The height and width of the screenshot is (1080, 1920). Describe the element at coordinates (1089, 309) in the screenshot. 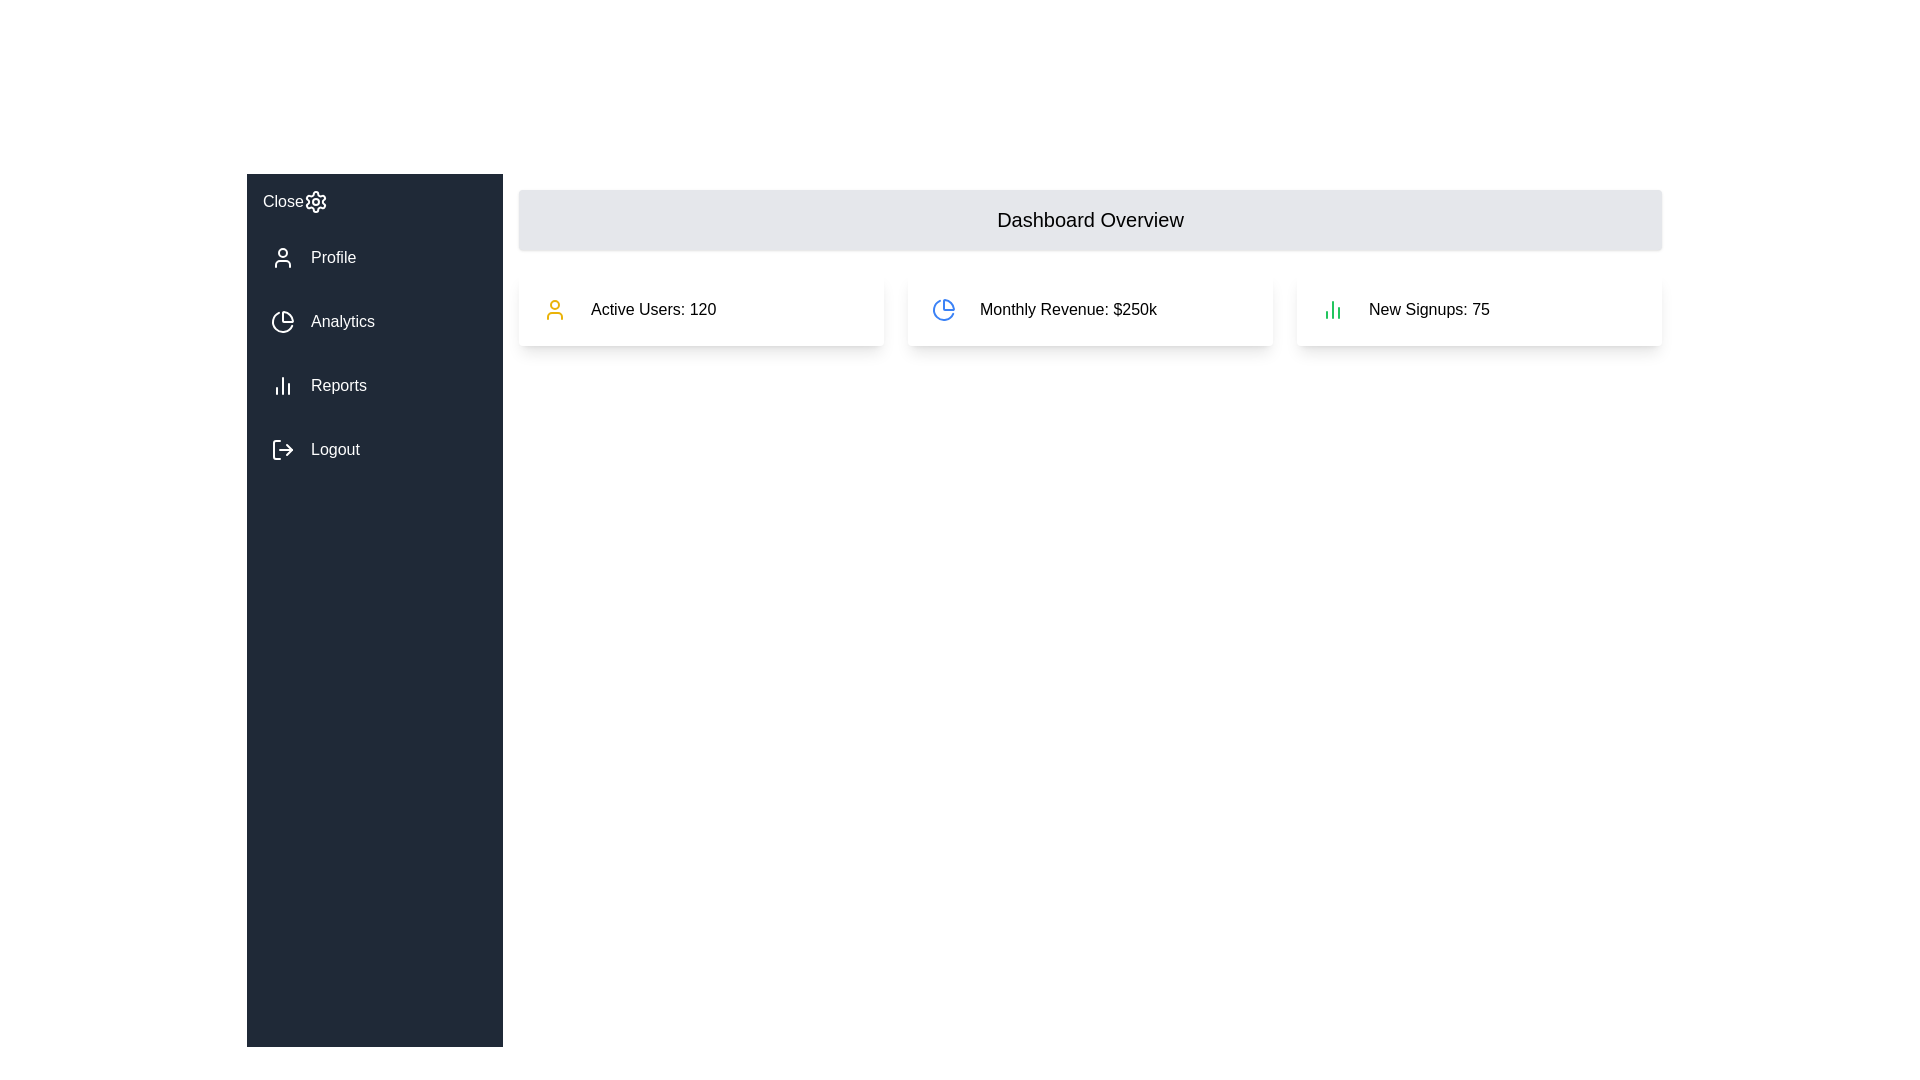

I see `the Information Card that displays the monthly revenue metric, which is located in the second column of a three-column grid layout, positioned between 'Active Users: 120' on the left and 'New Signups: 75' on the right` at that location.